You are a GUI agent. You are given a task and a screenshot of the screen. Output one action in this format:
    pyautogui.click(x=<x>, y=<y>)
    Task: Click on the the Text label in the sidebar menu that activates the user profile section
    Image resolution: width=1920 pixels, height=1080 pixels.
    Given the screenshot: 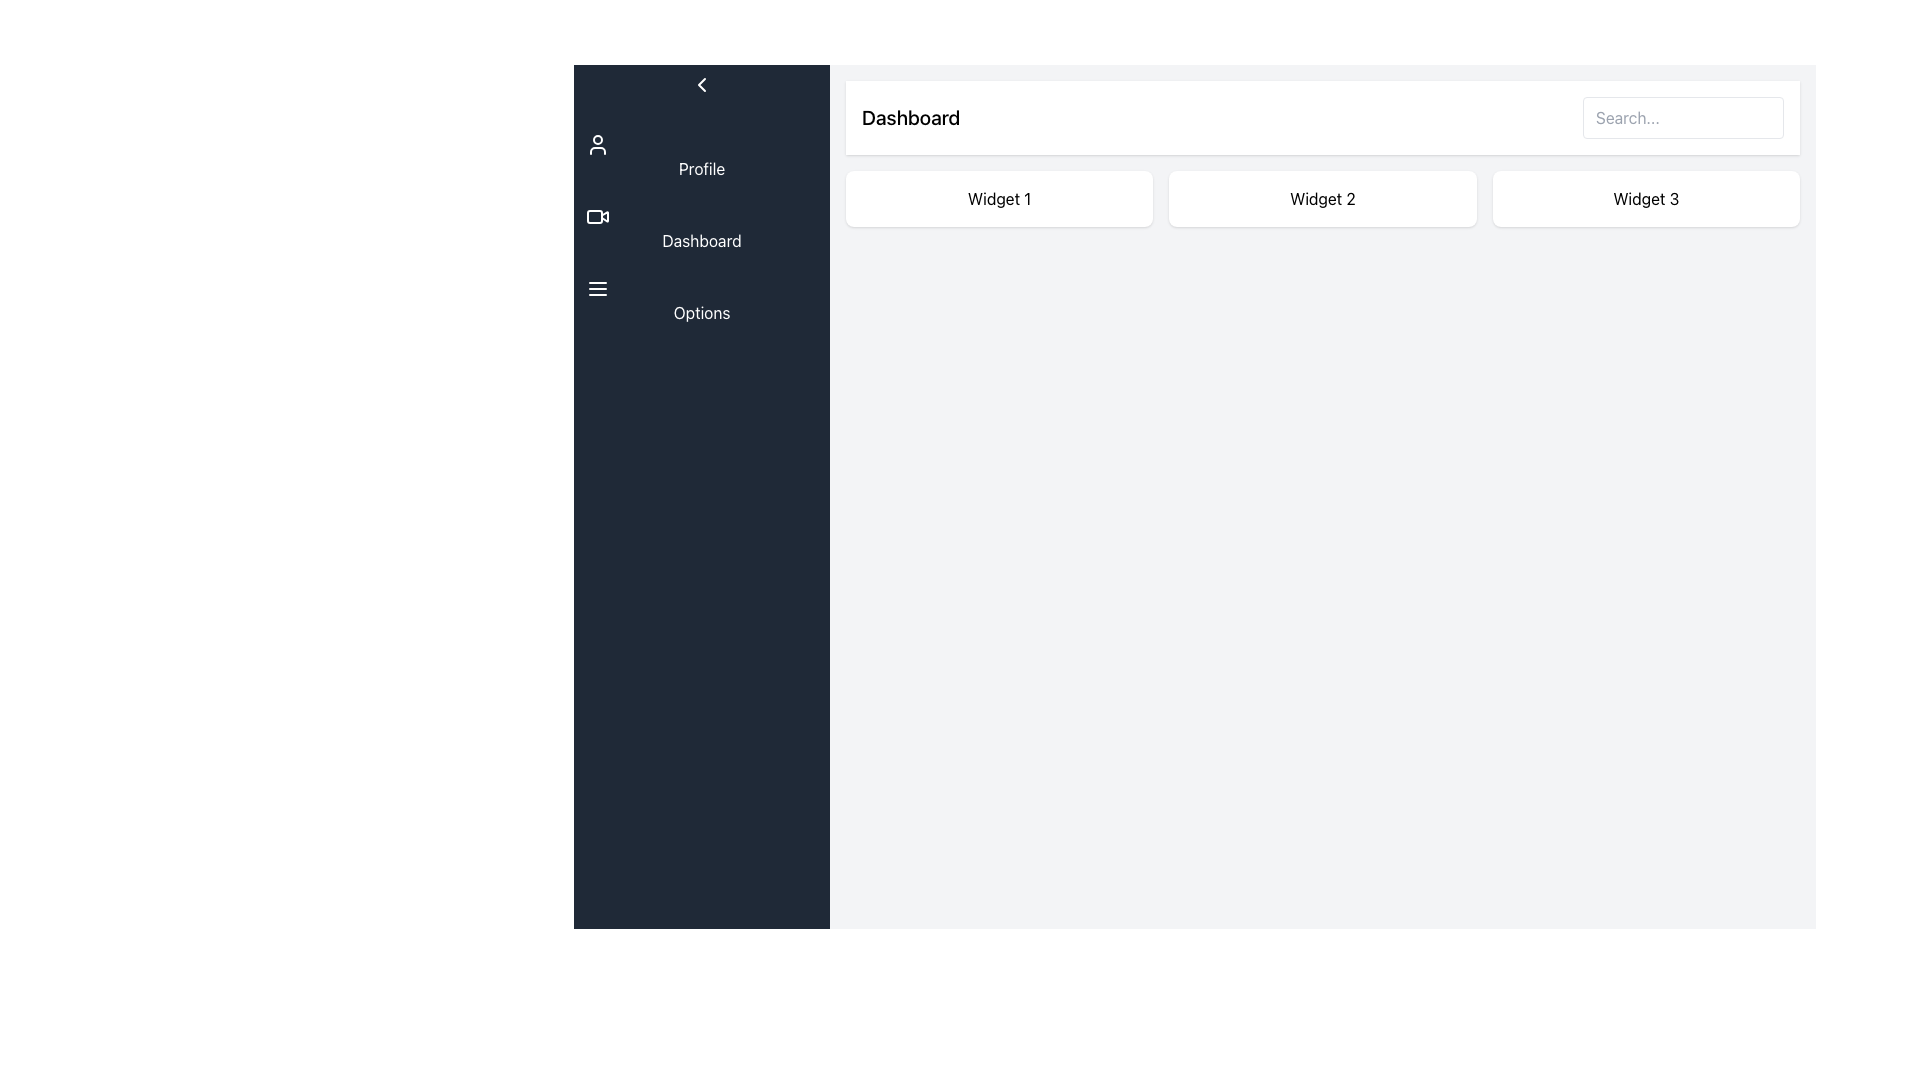 What is the action you would take?
    pyautogui.click(x=701, y=168)
    